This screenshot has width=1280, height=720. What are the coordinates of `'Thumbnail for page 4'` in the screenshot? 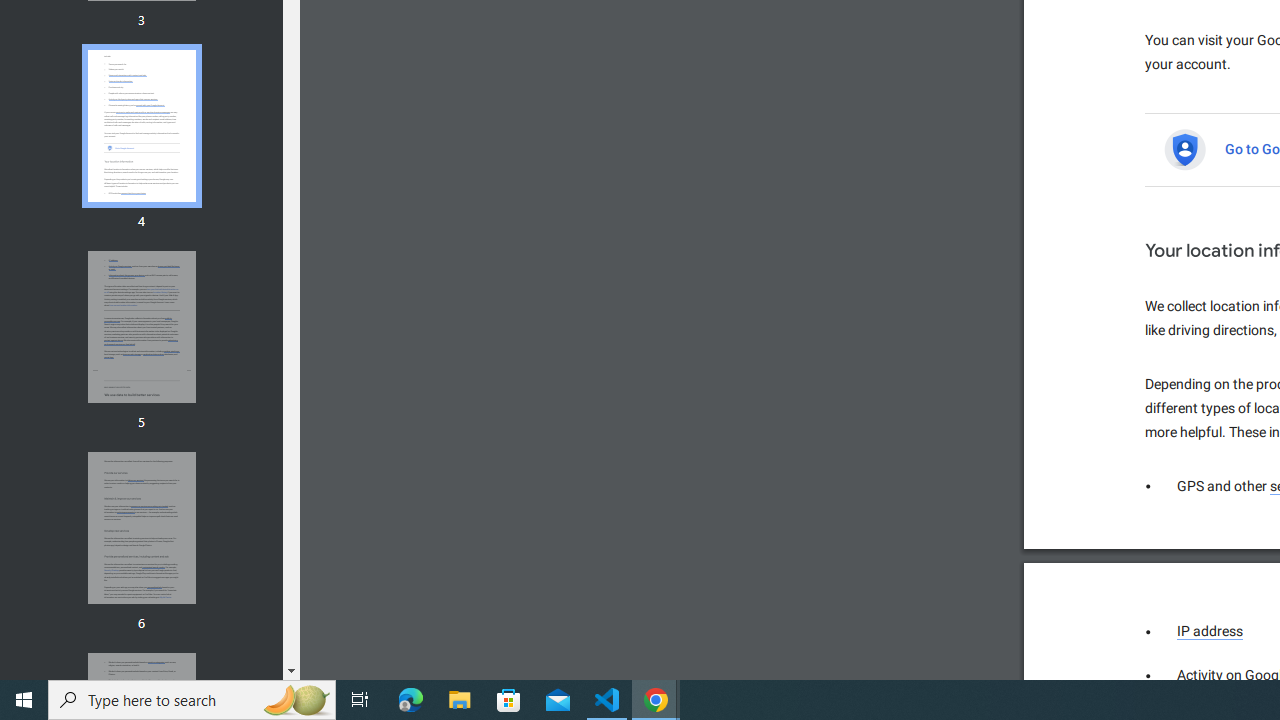 It's located at (140, 126).